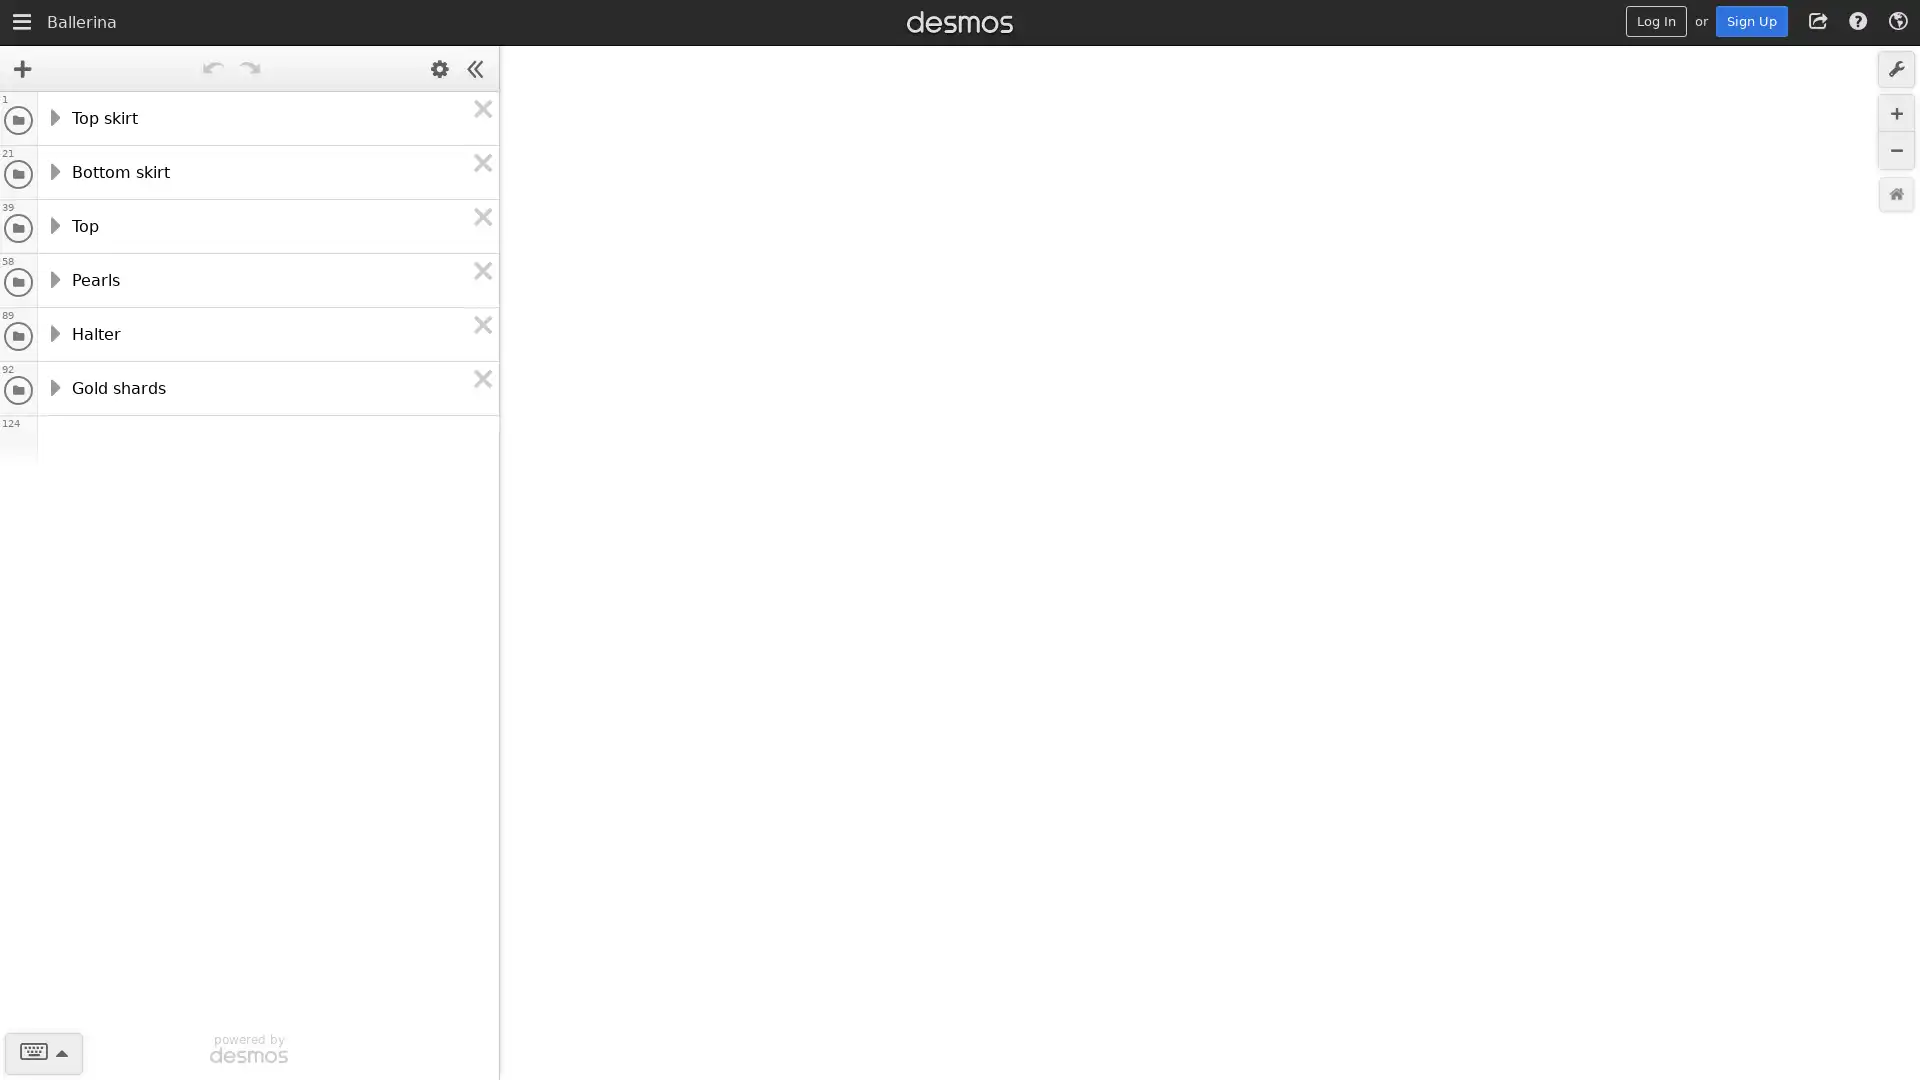 The image size is (1920, 1080). What do you see at coordinates (18, 334) in the screenshot?
I see `Hide Folder` at bounding box center [18, 334].